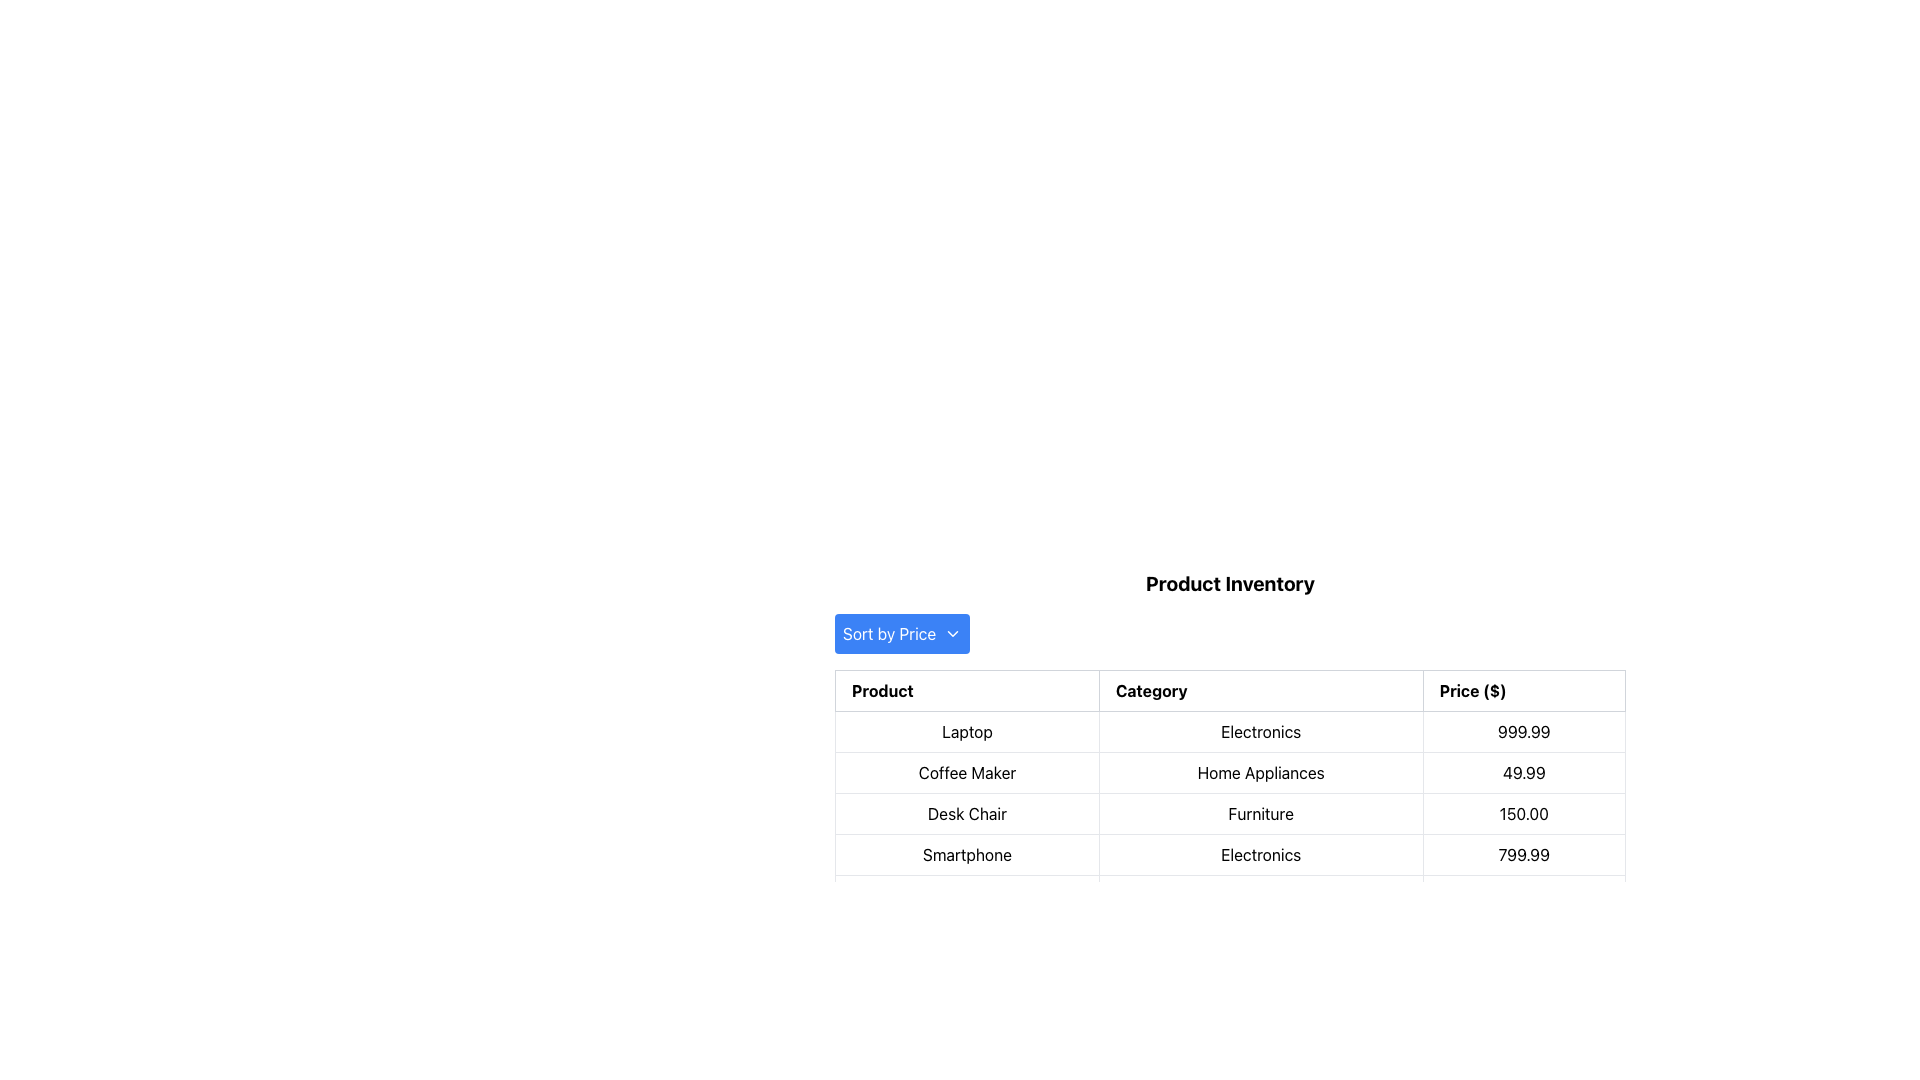 The height and width of the screenshot is (1080, 1920). Describe the element at coordinates (1523, 771) in the screenshot. I see `the static text displaying the price of the 'Coffee Maker' product in the second row, third column of the 'Product Inventory' table` at that location.